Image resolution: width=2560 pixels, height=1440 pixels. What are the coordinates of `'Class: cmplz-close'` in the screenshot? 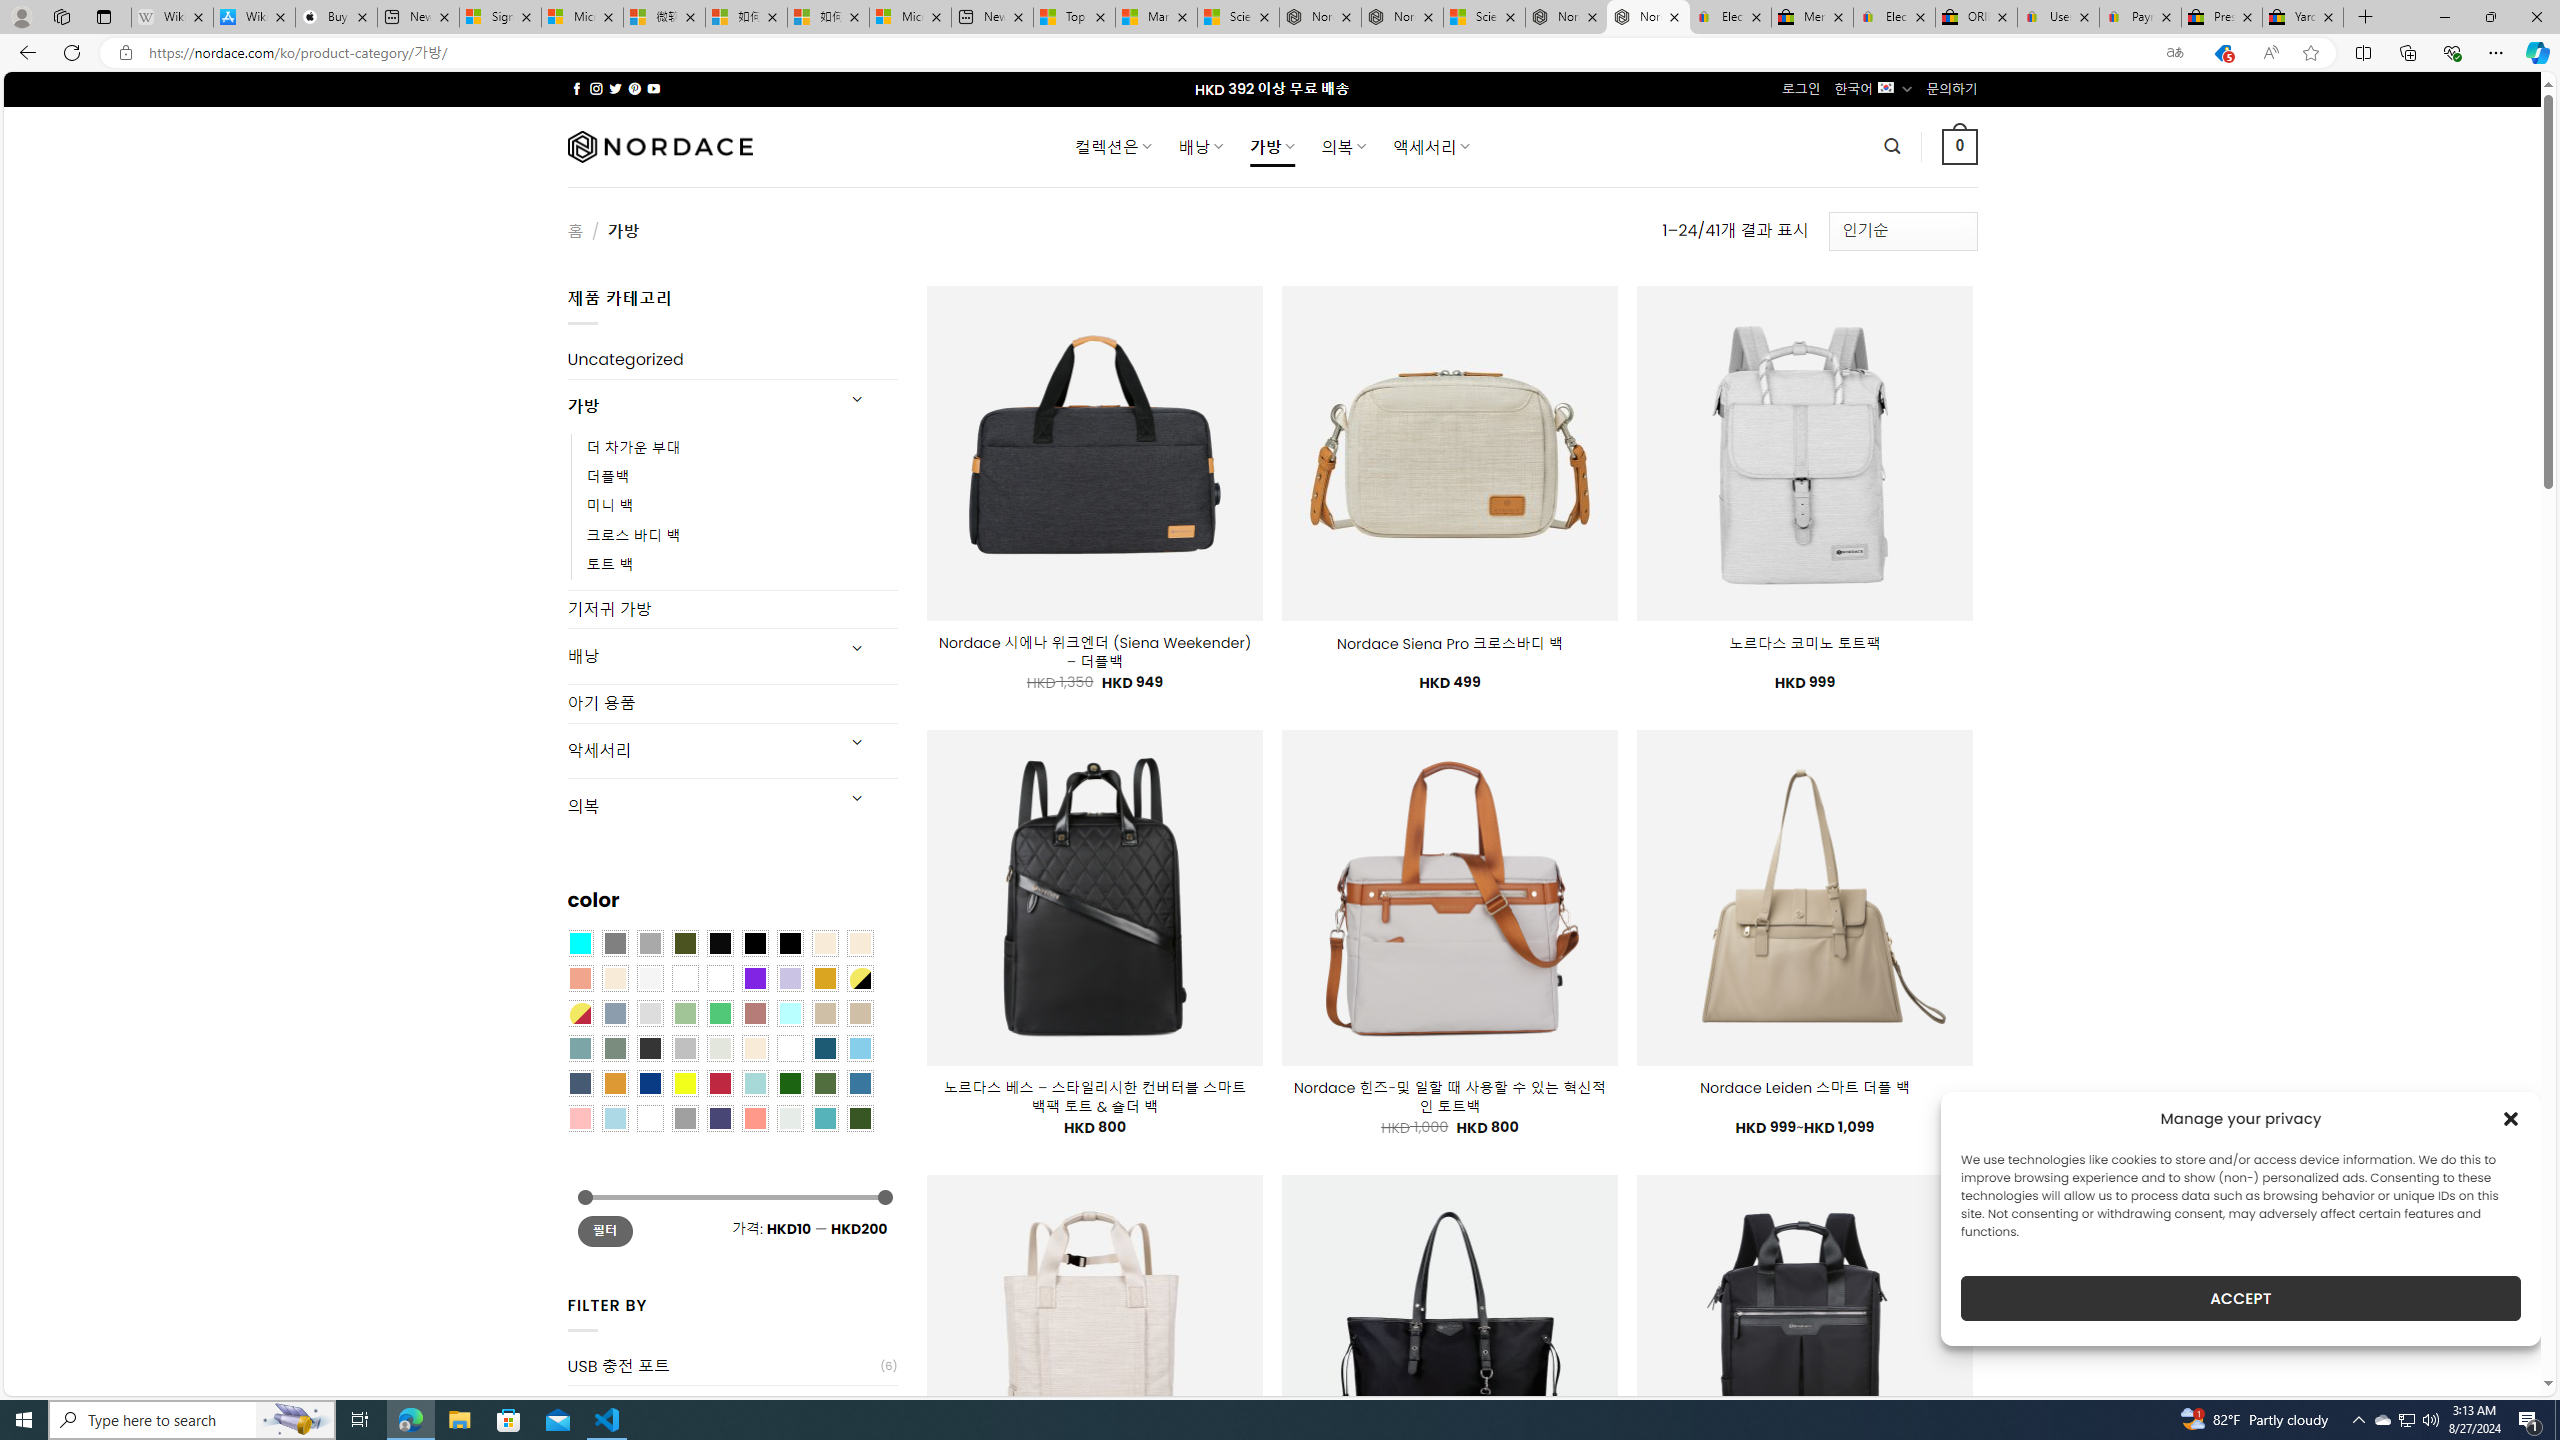 It's located at (2511, 1118).